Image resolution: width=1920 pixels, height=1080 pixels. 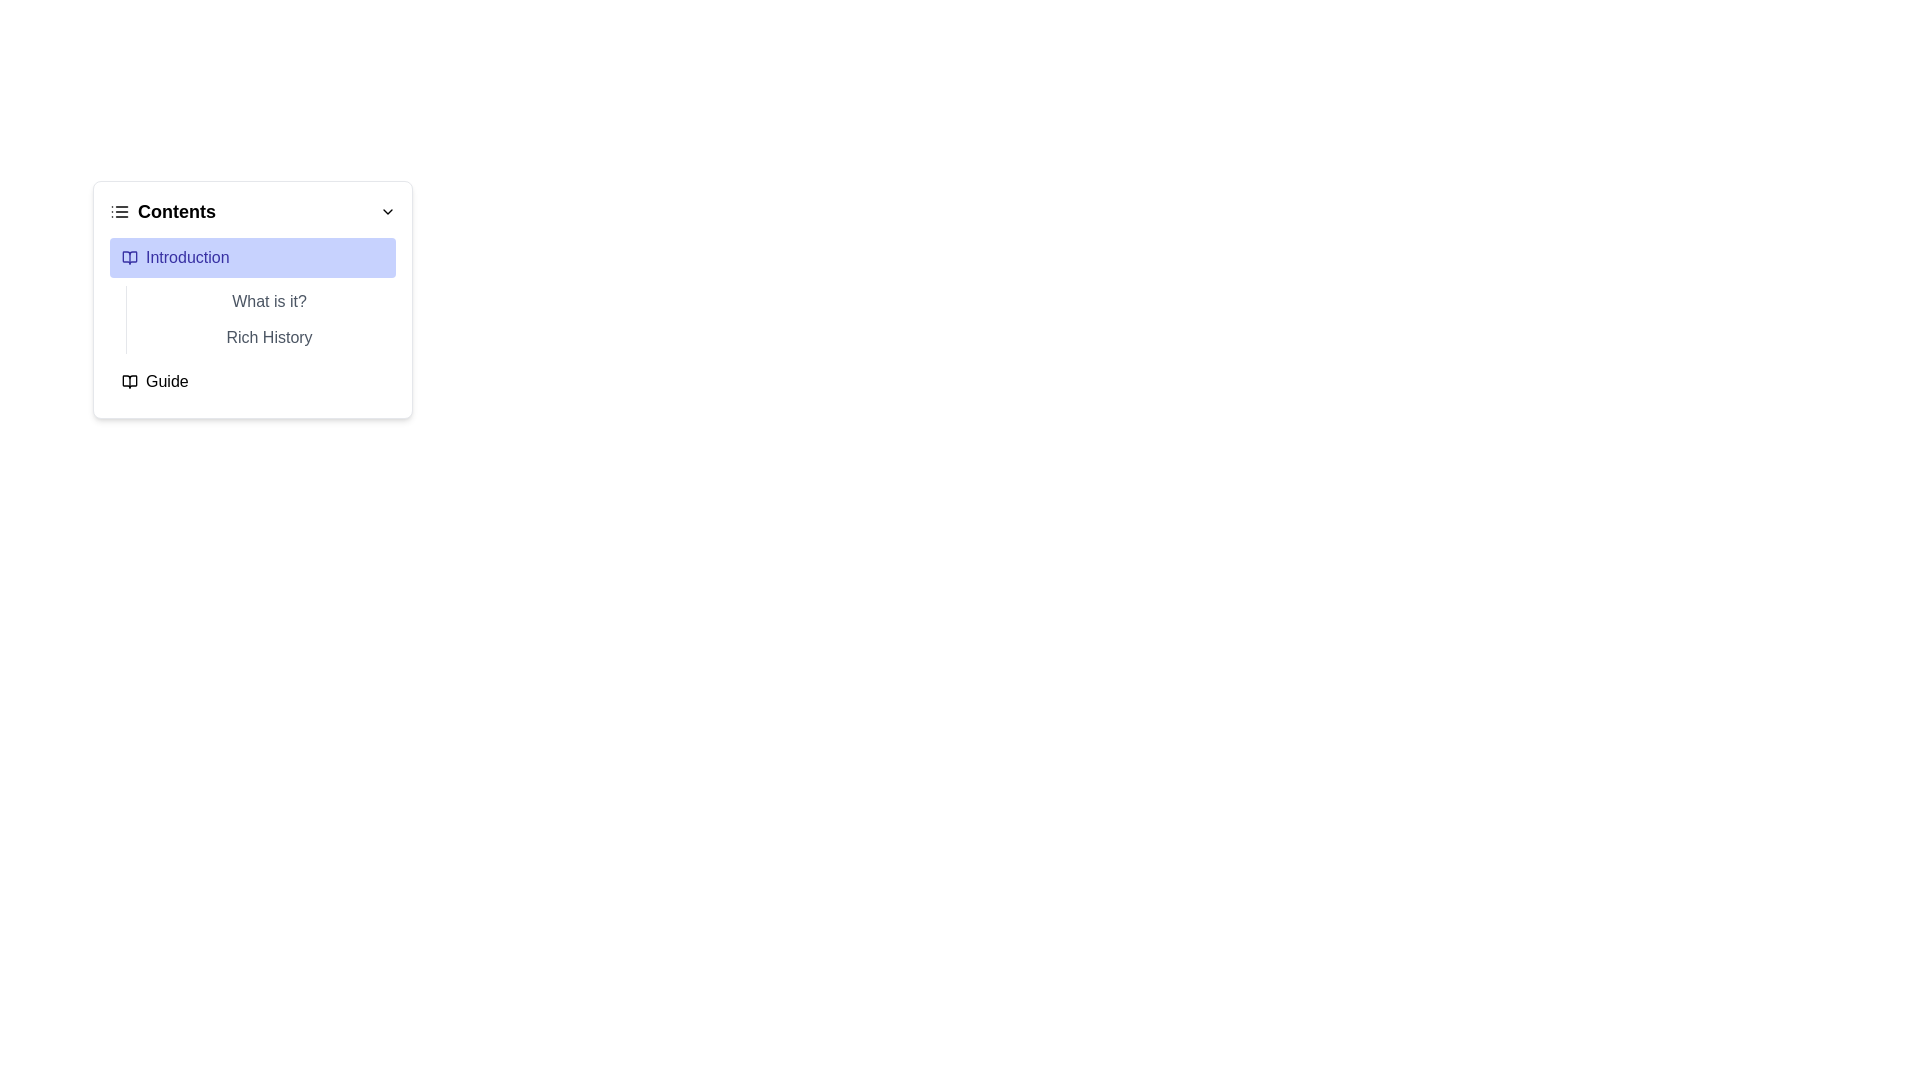 What do you see at coordinates (252, 381) in the screenshot?
I see `the clickable navigation link titled 'Guide' located at the bottom of the contents box beneath the sections labeled 'Introduction', 'What is it?', and 'Rich History'` at bounding box center [252, 381].